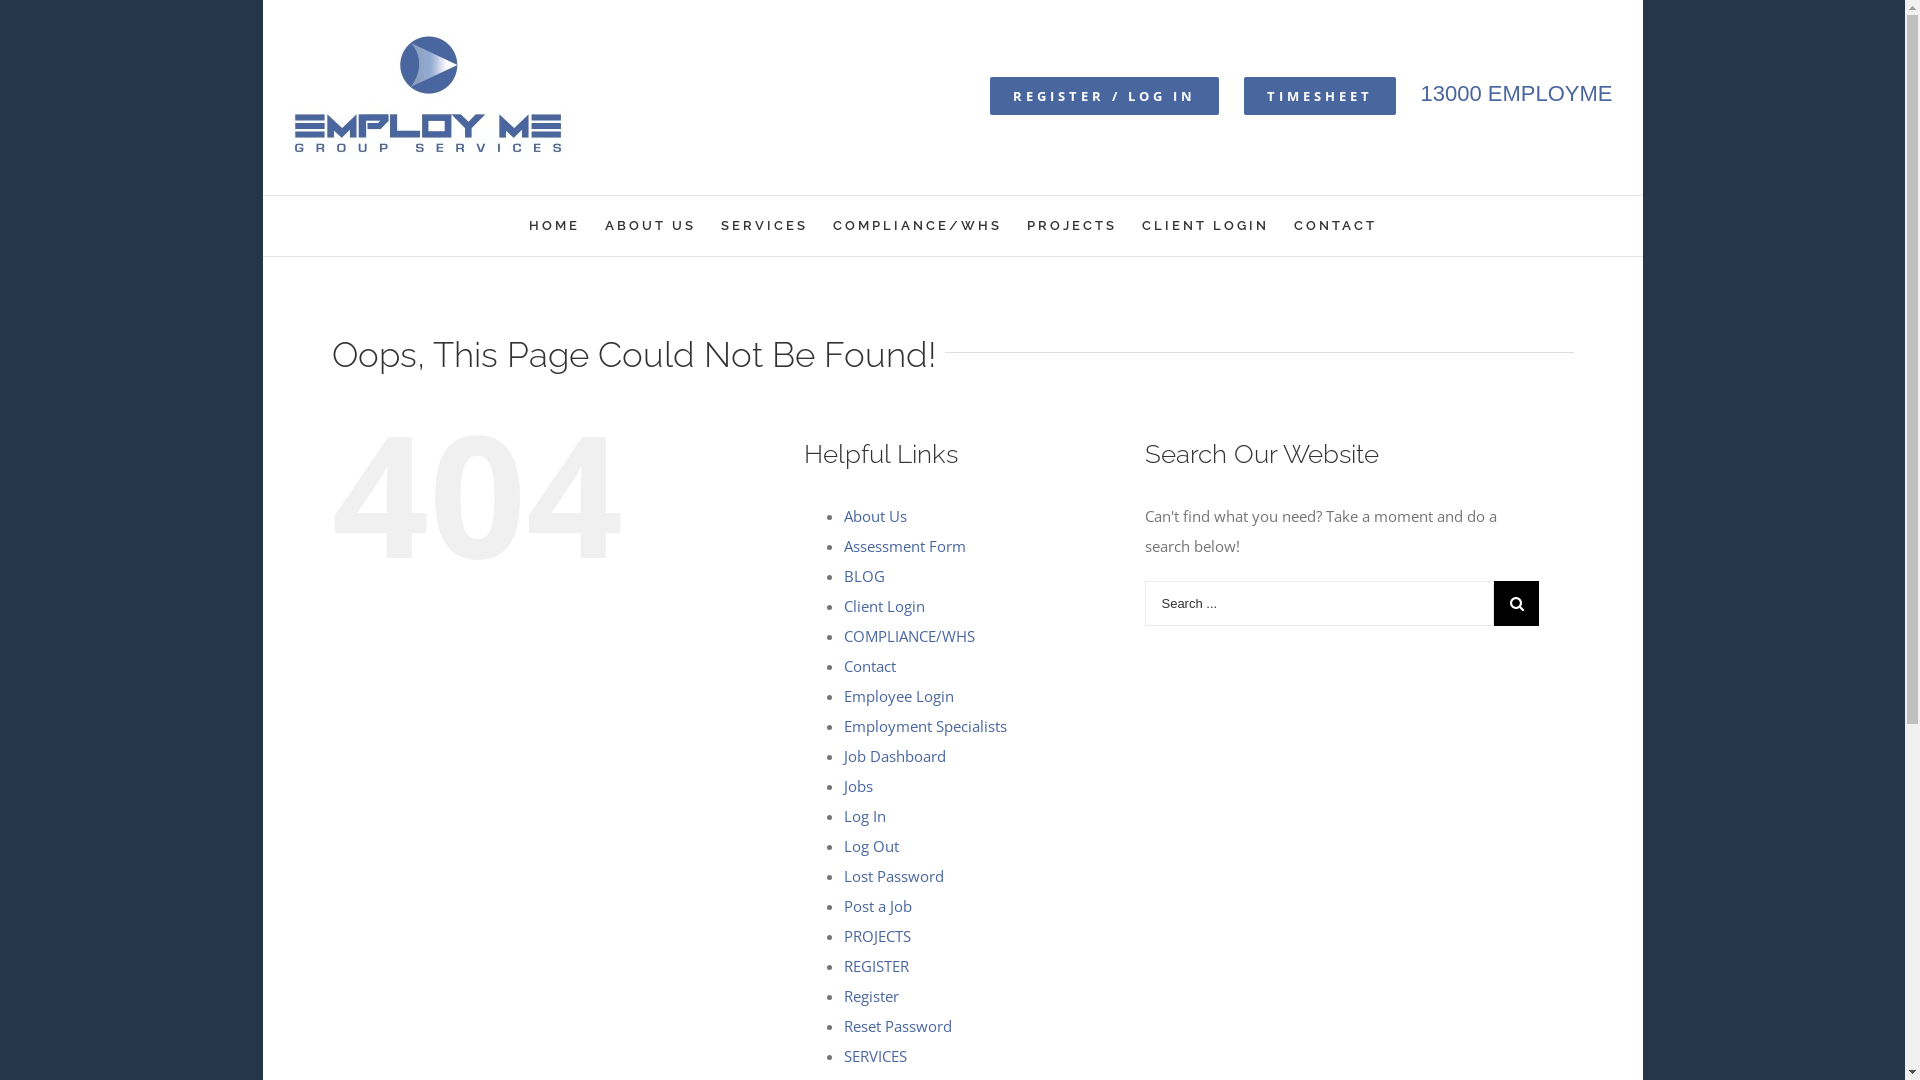 This screenshot has height=1080, width=1920. What do you see at coordinates (908, 636) in the screenshot?
I see `'COMPLIANCE/WHS'` at bounding box center [908, 636].